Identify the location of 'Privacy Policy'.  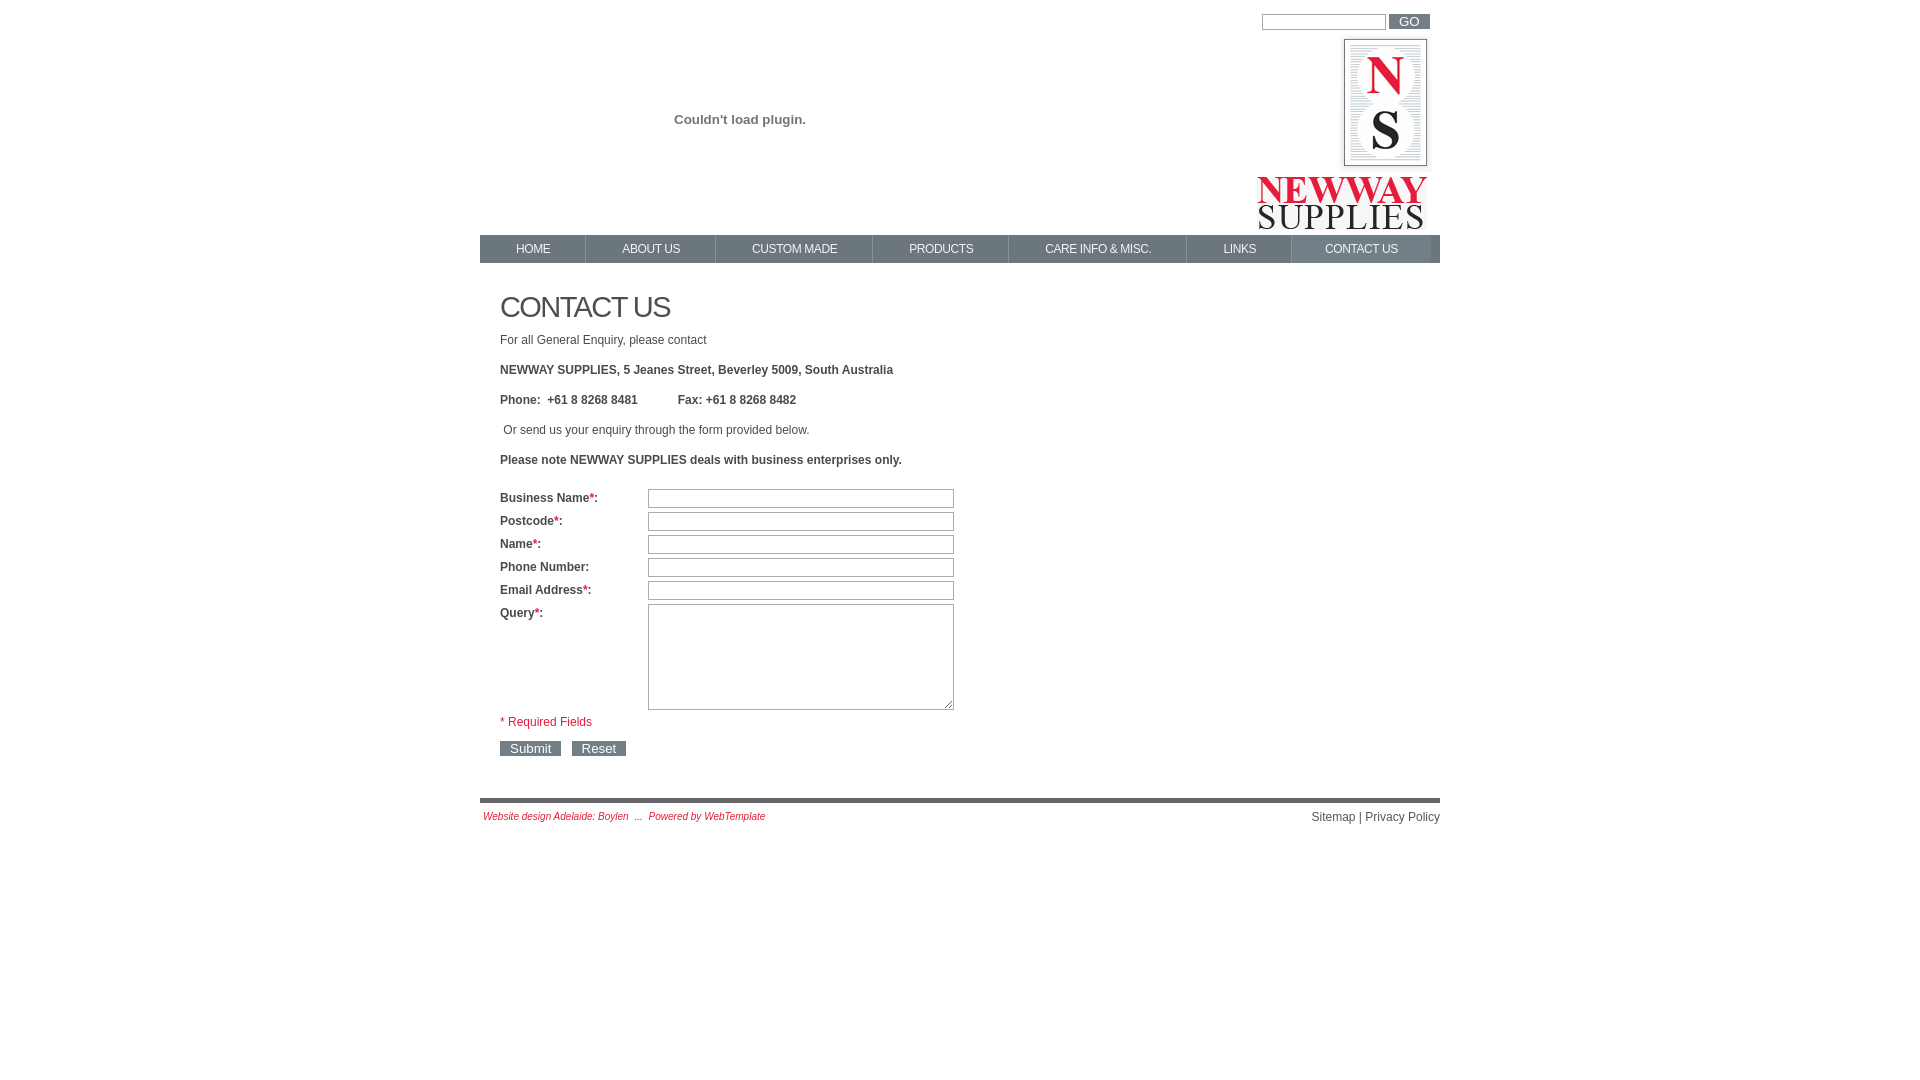
(1363, 817).